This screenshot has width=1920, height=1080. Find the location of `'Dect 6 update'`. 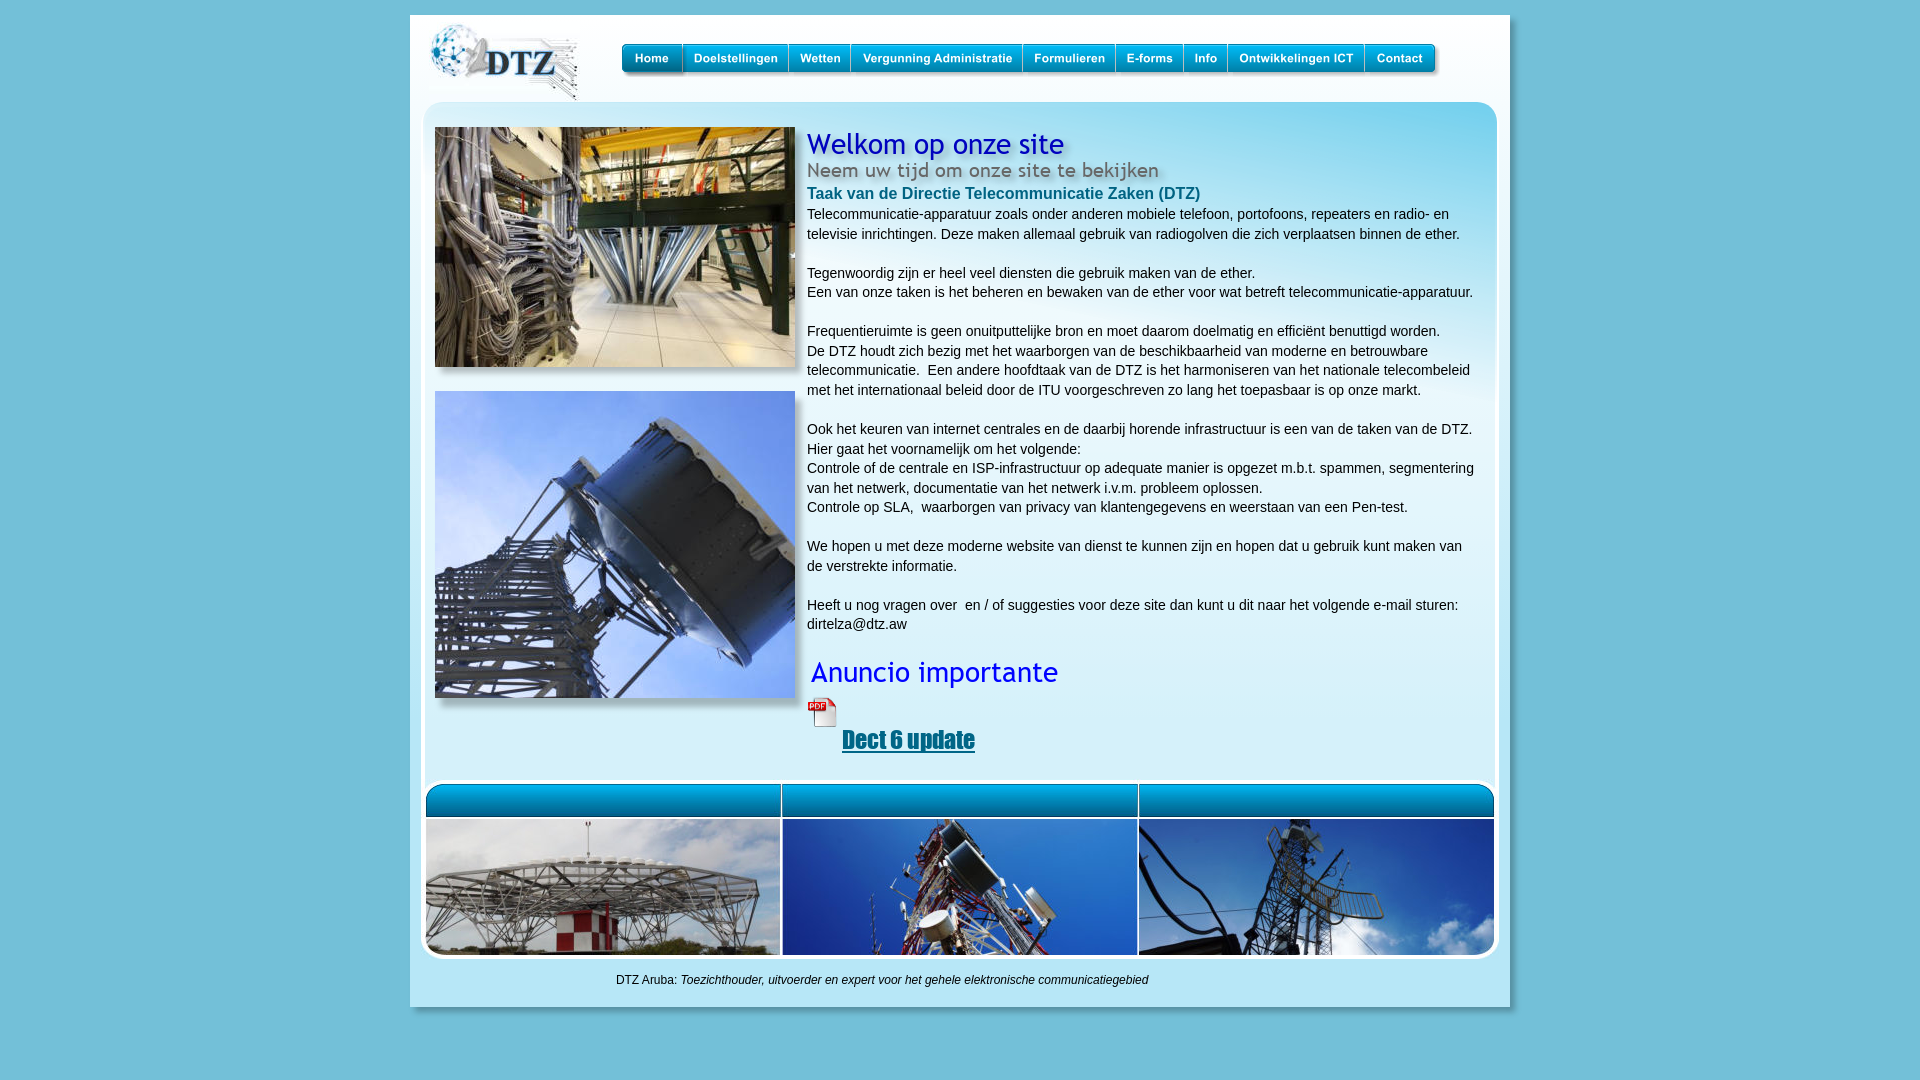

'Dect 6 update' is located at coordinates (907, 739).